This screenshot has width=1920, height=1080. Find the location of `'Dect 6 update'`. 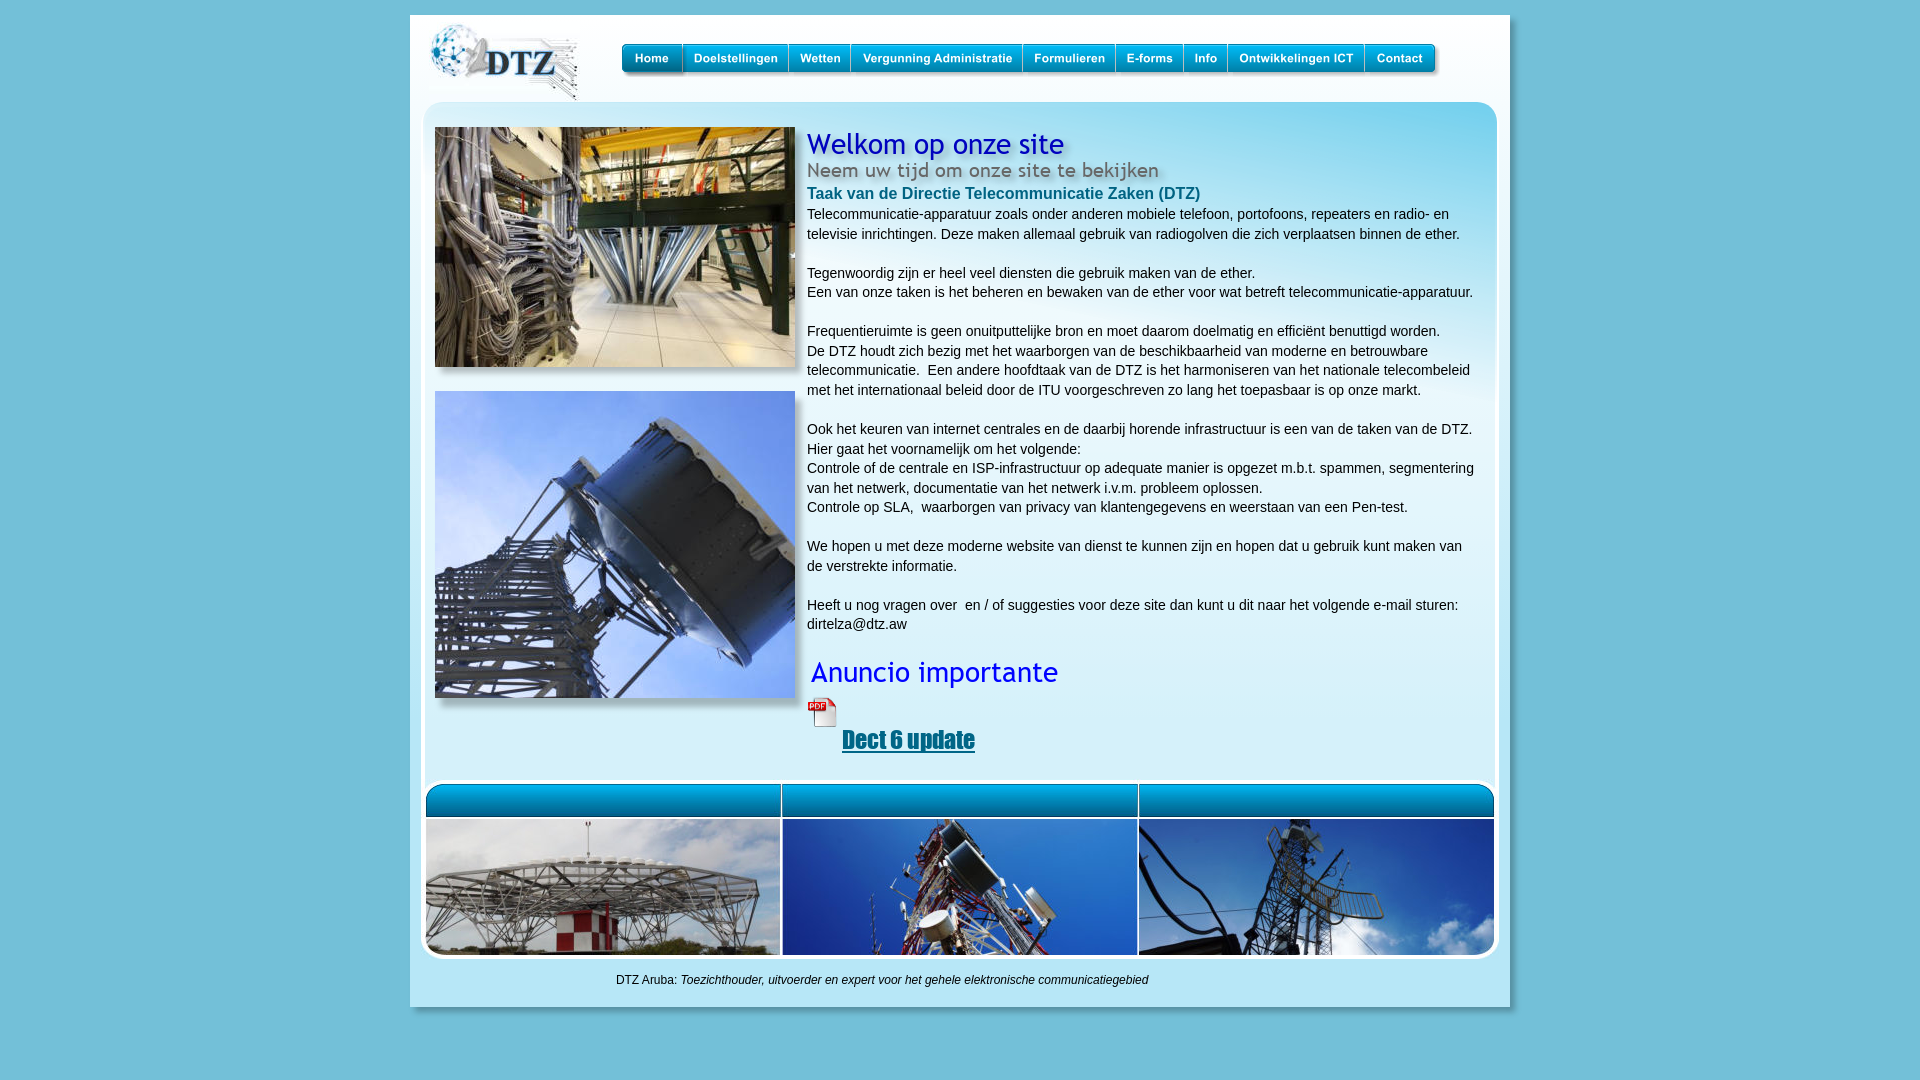

'Dect 6 update' is located at coordinates (907, 739).